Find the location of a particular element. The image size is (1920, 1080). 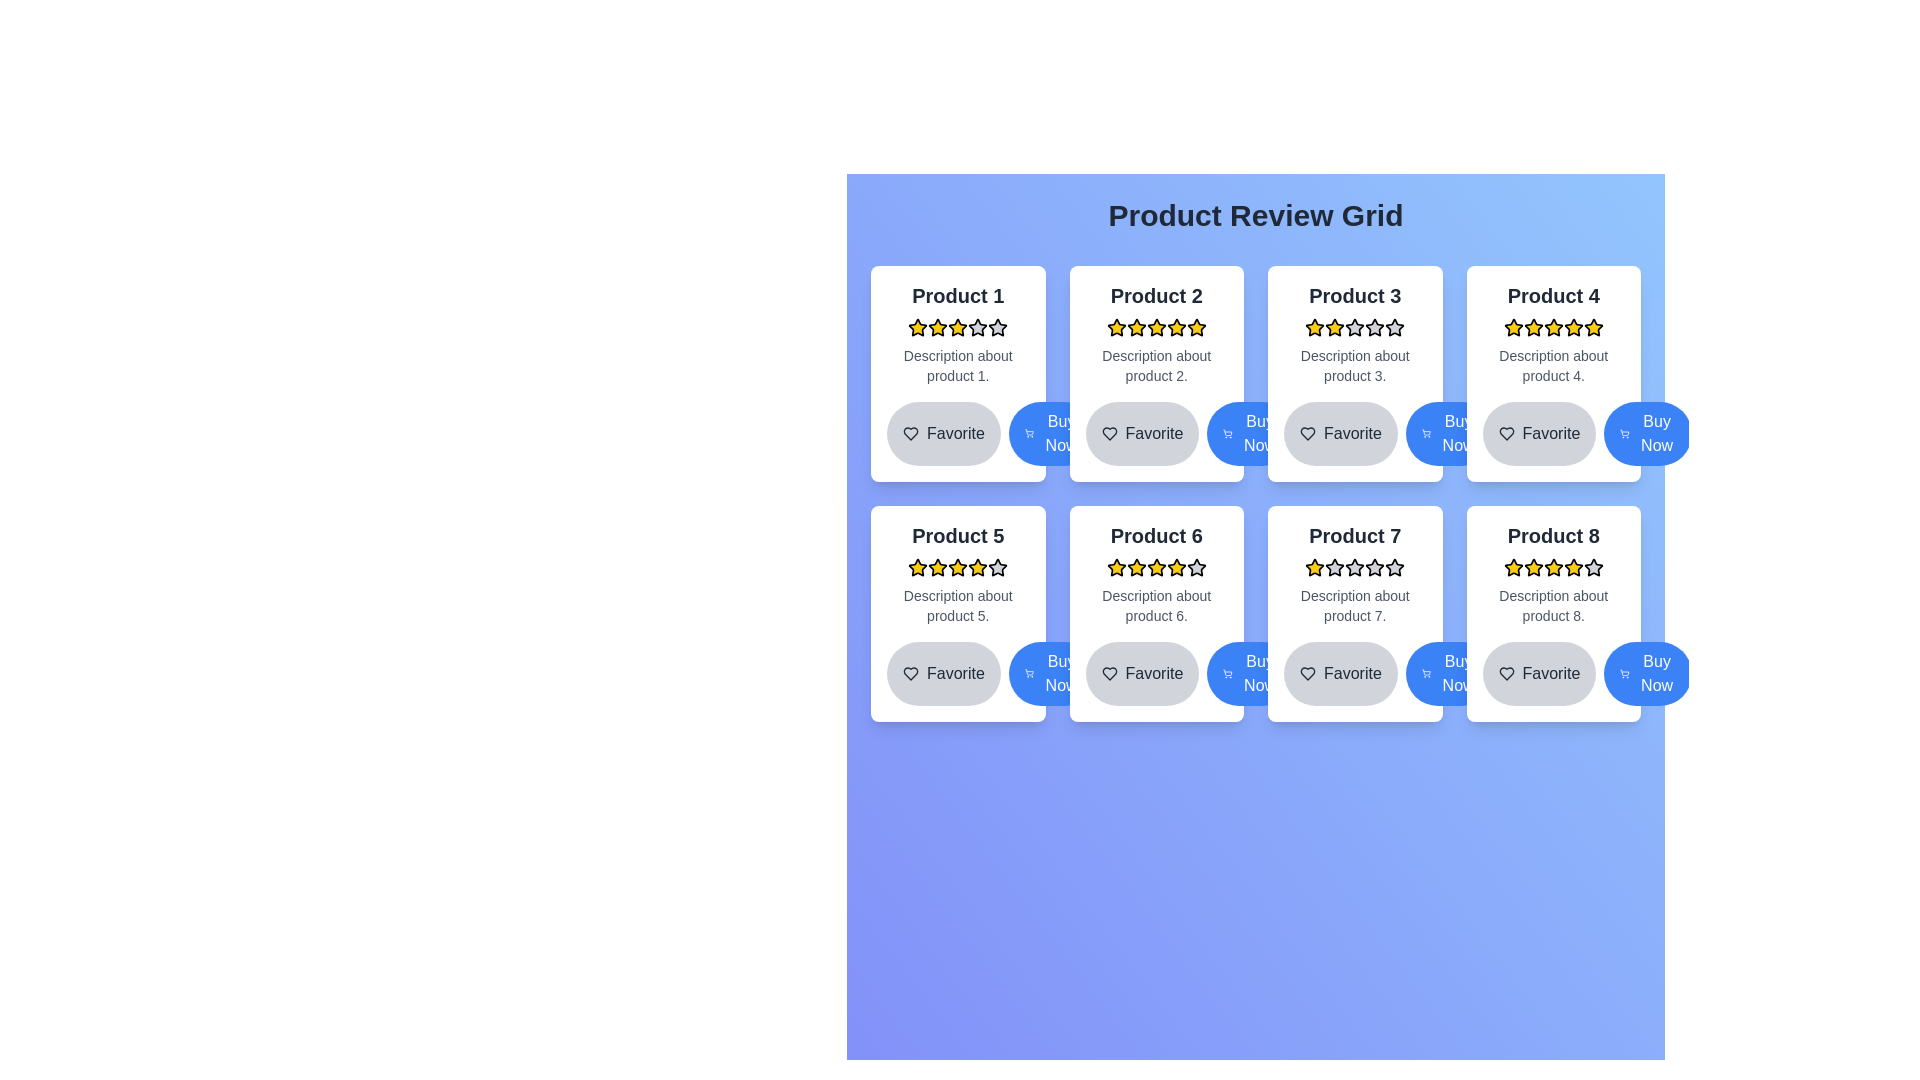

the product title label located at the center of the sixth item in the grid layout, which is positioned above the yellow star rating icons is located at coordinates (1156, 535).